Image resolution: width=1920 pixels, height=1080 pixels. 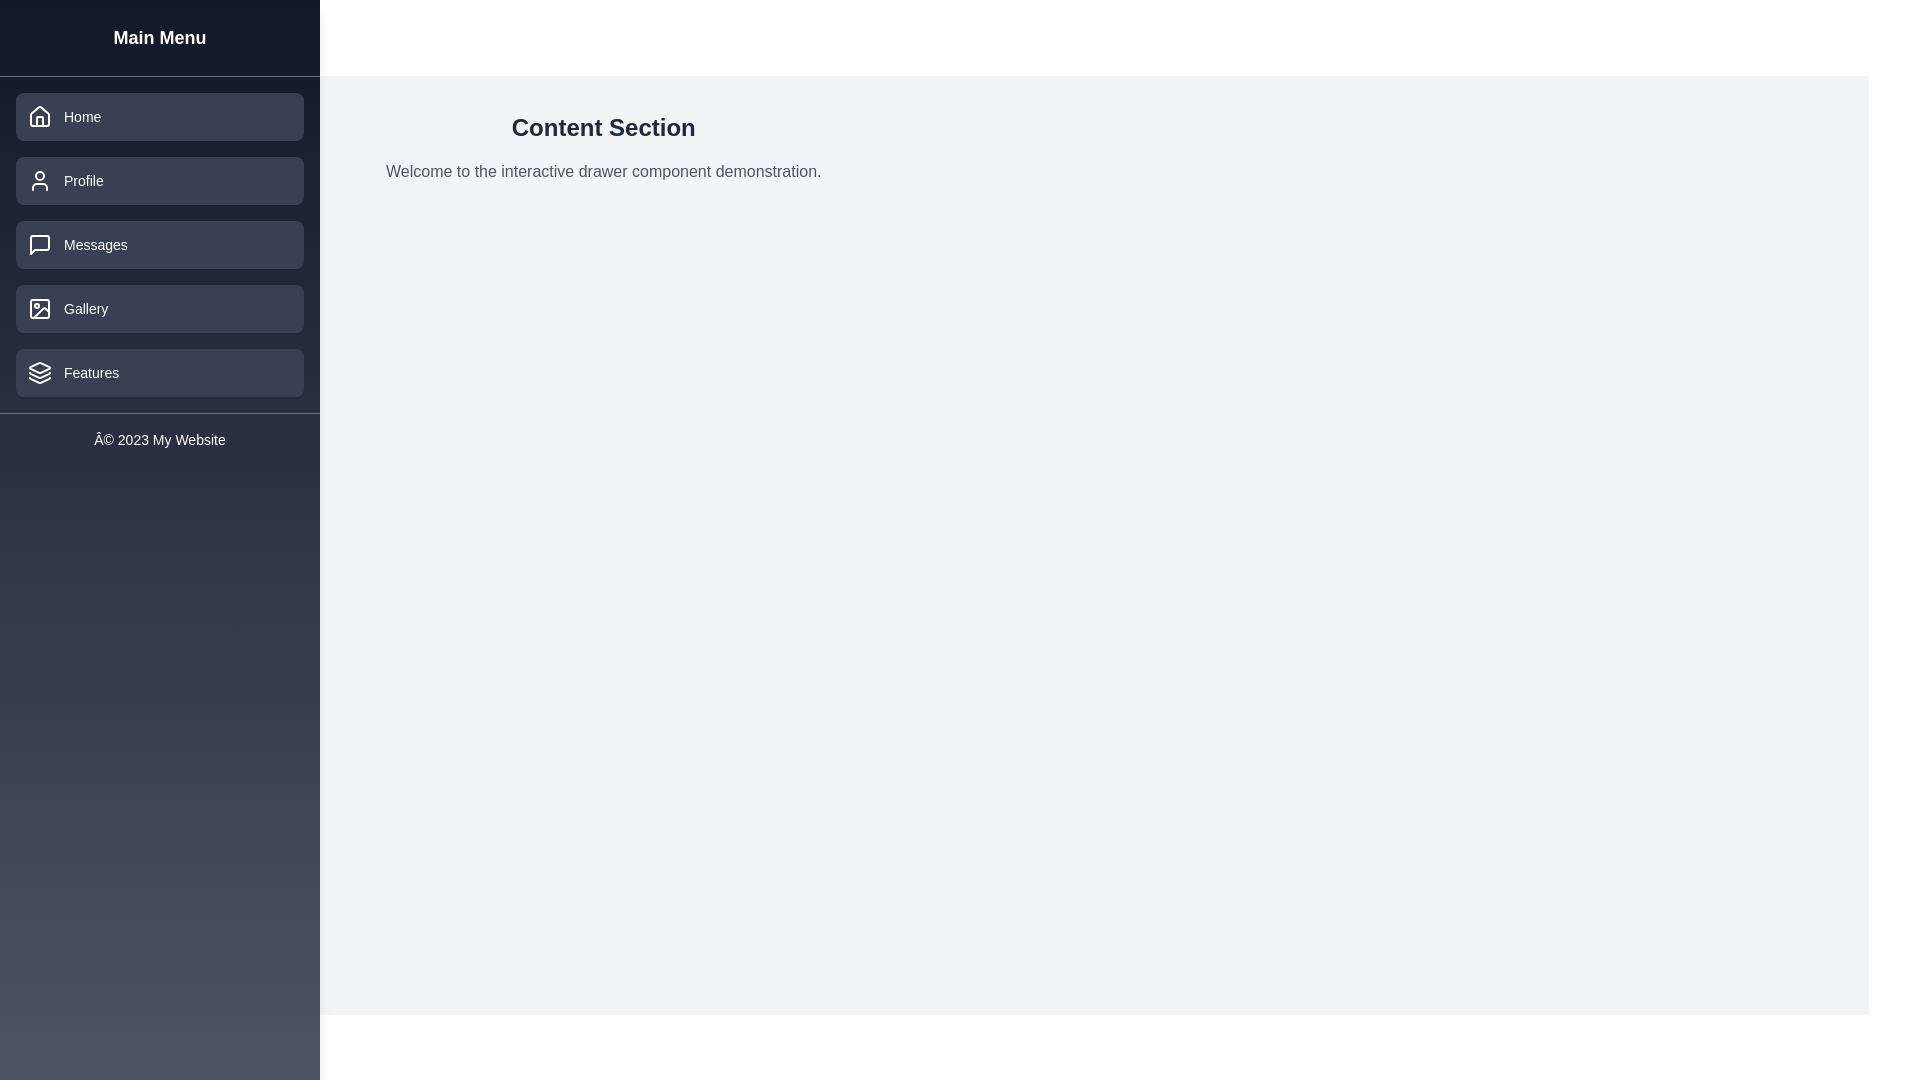 I want to click on the prominent 'Main Menu' text label, which is styled in bold white font against a dark background, located at the top-left corner of the interface, so click(x=158, y=38).